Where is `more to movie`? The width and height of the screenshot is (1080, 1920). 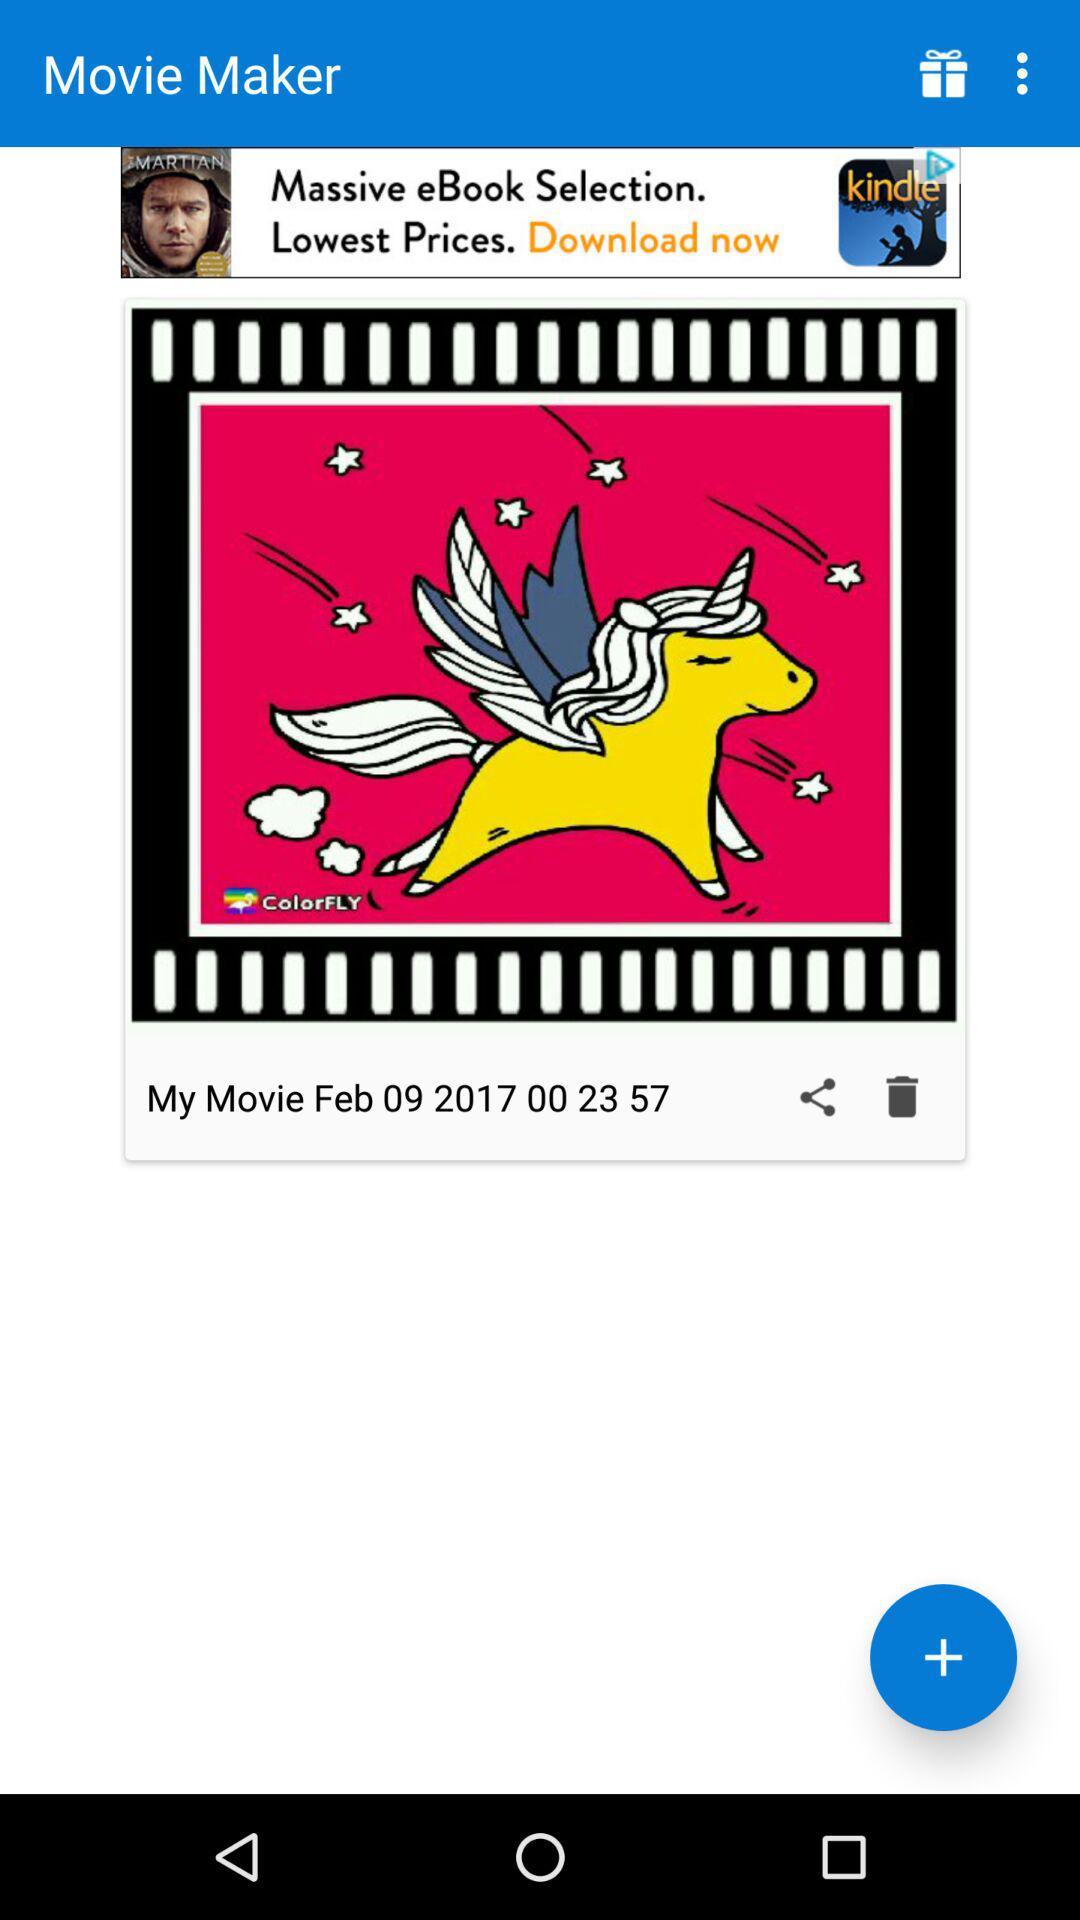 more to movie is located at coordinates (943, 1657).